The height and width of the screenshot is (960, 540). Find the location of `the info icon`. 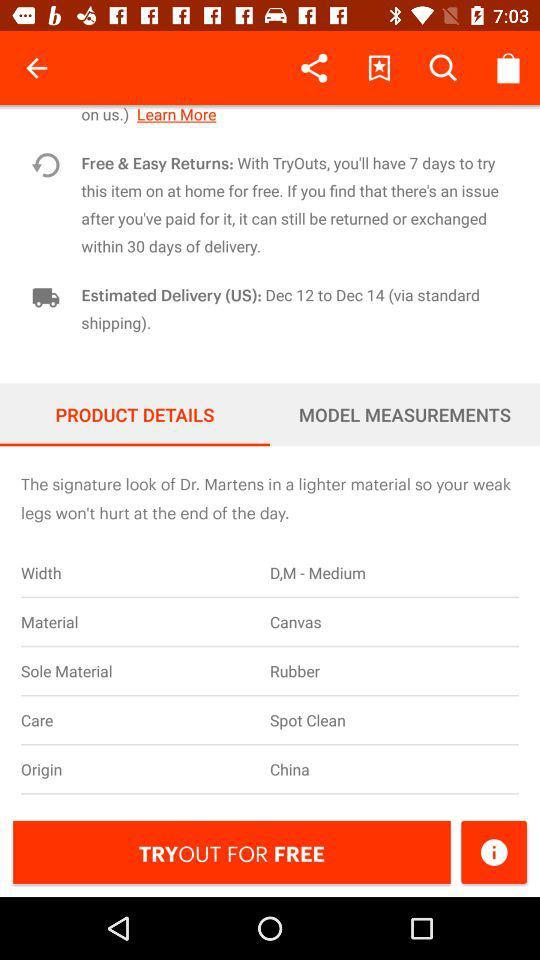

the info icon is located at coordinates (493, 851).